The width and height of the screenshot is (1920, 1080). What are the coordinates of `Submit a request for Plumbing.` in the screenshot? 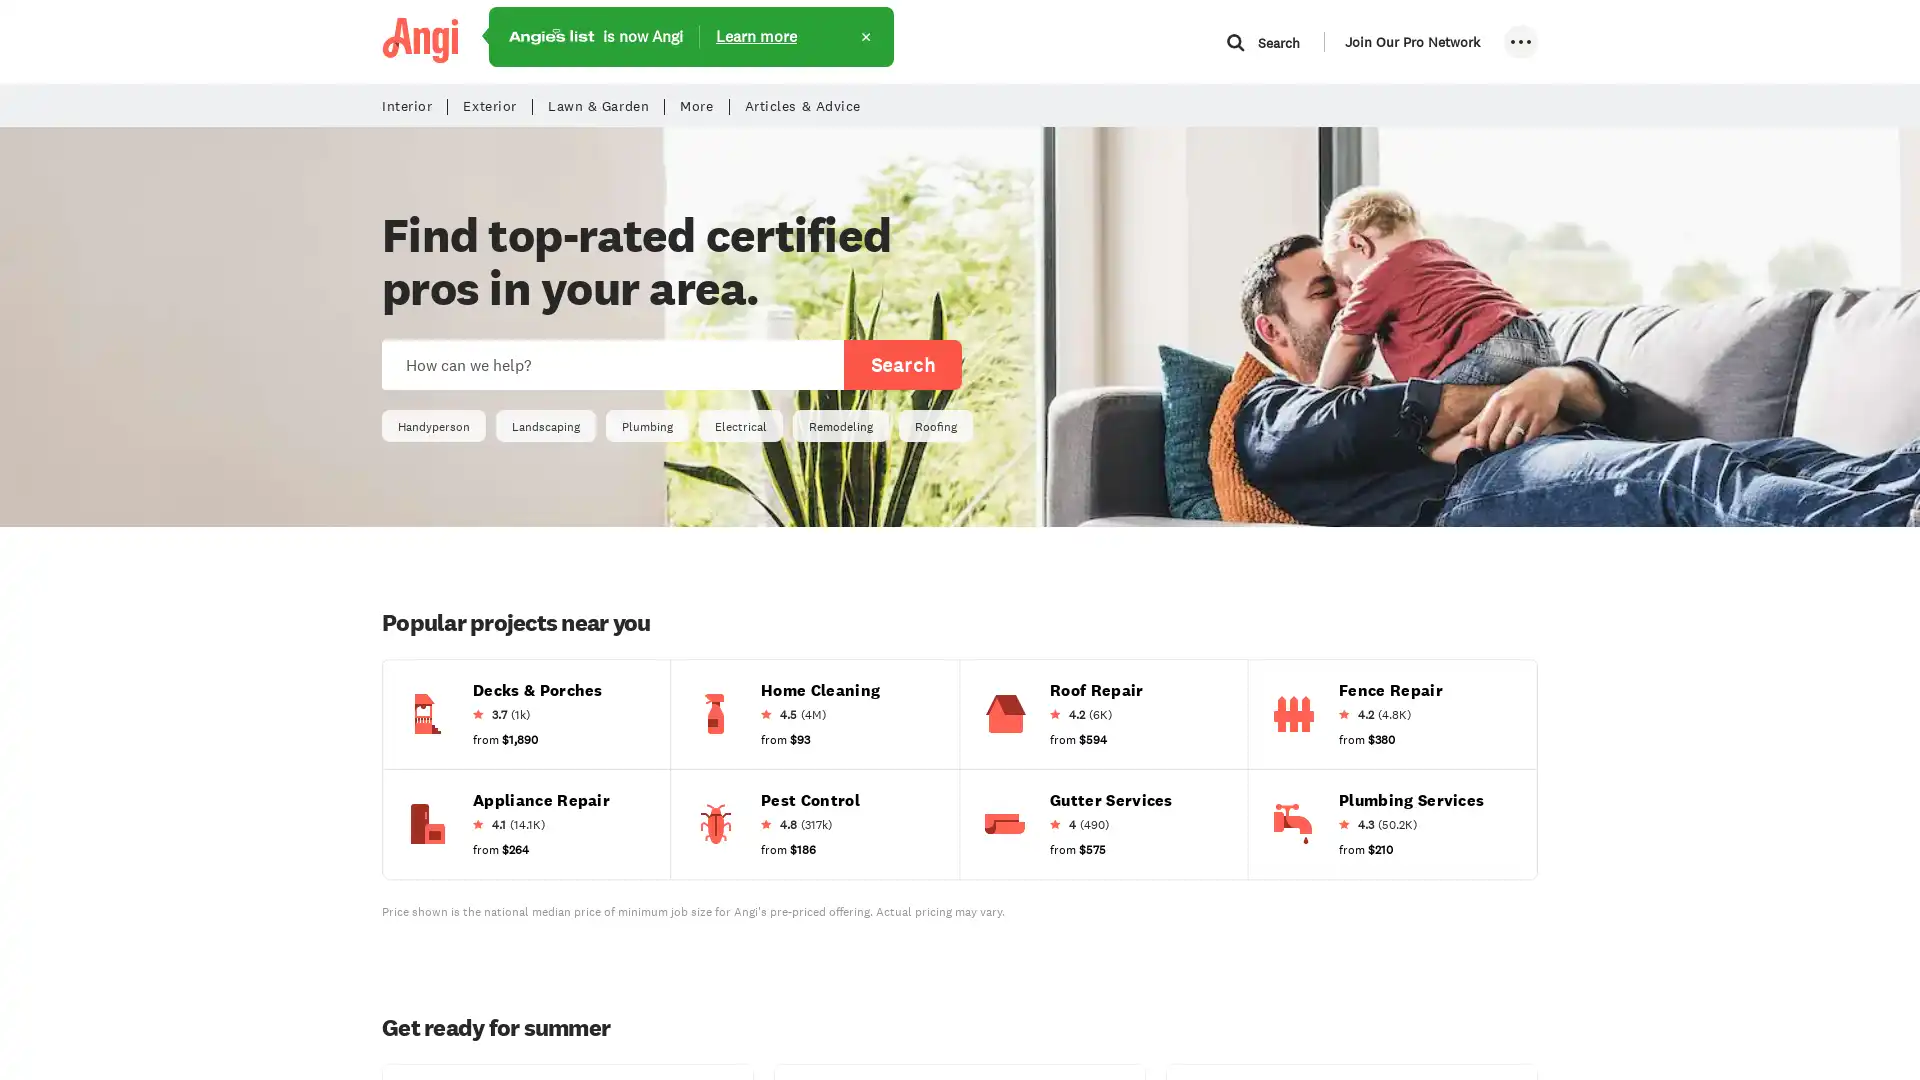 It's located at (647, 424).